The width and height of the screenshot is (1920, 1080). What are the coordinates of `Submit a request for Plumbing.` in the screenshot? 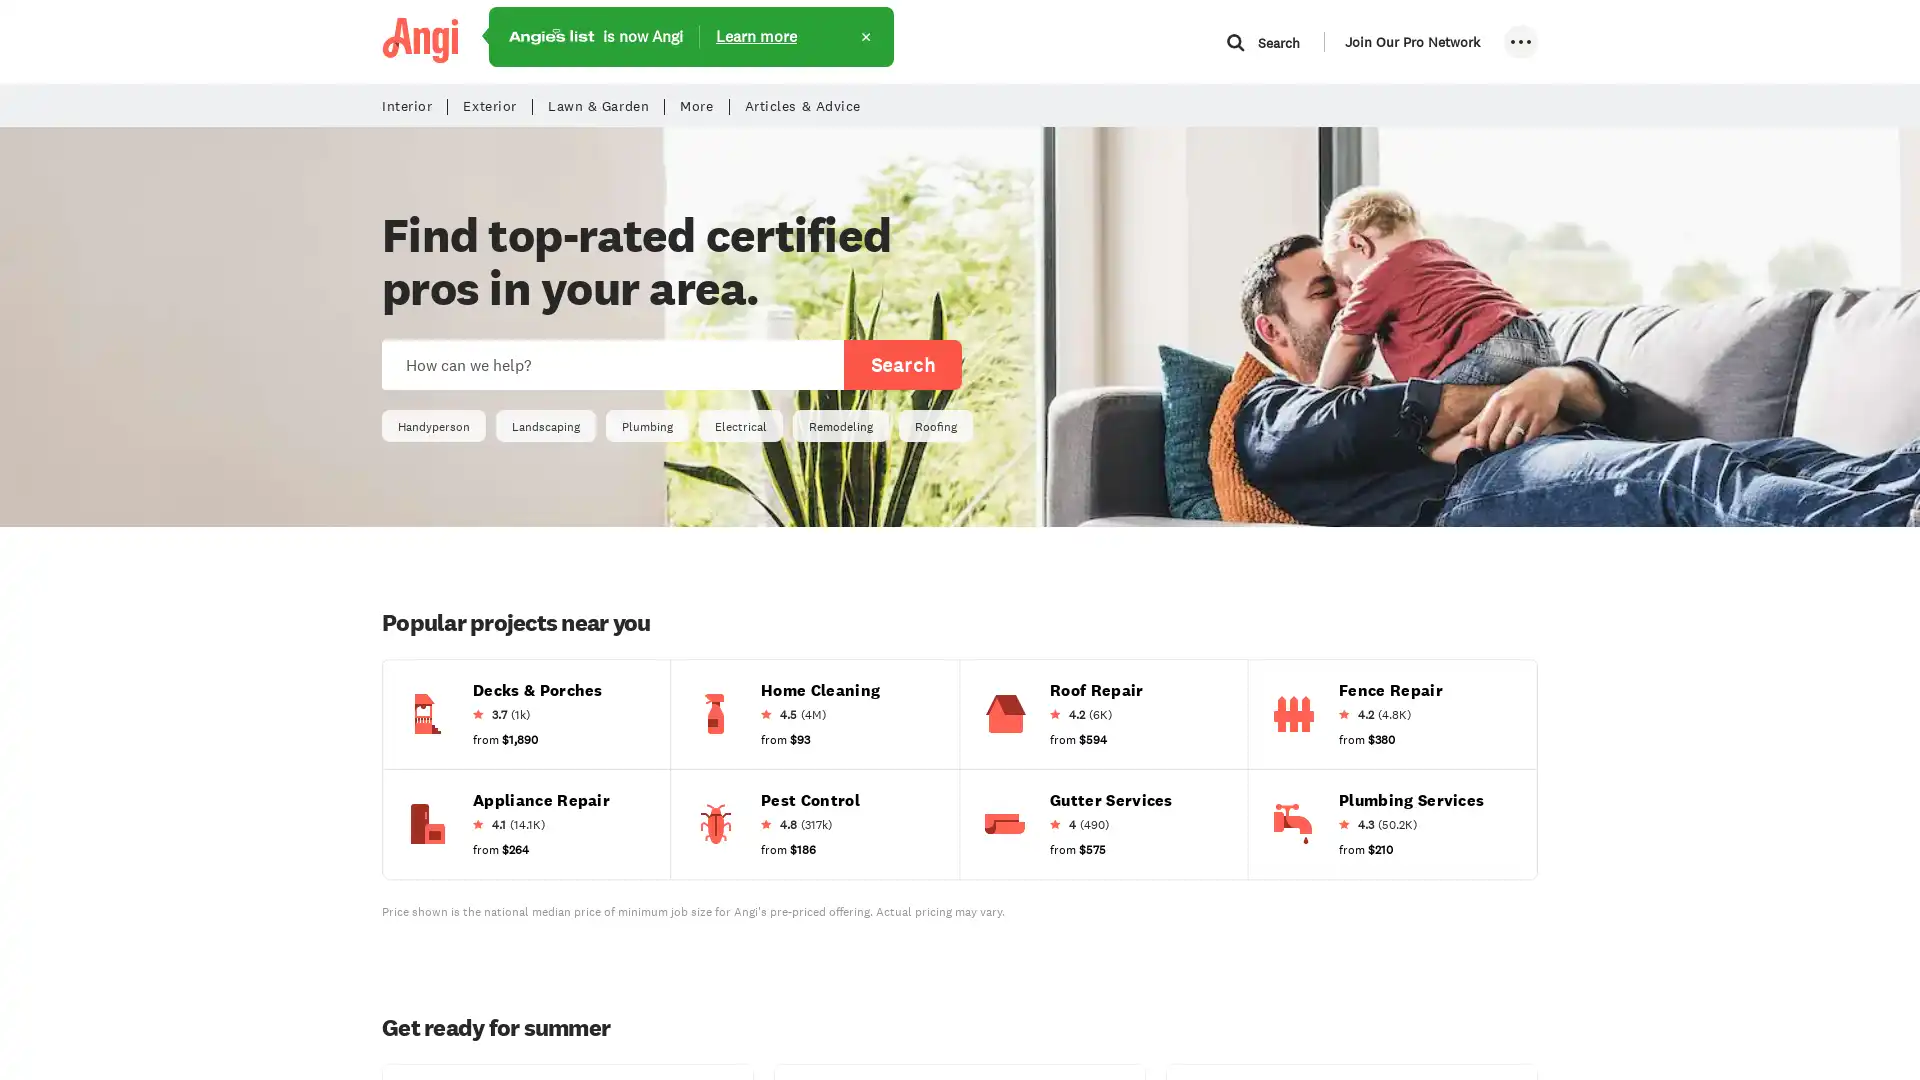 It's located at (647, 424).